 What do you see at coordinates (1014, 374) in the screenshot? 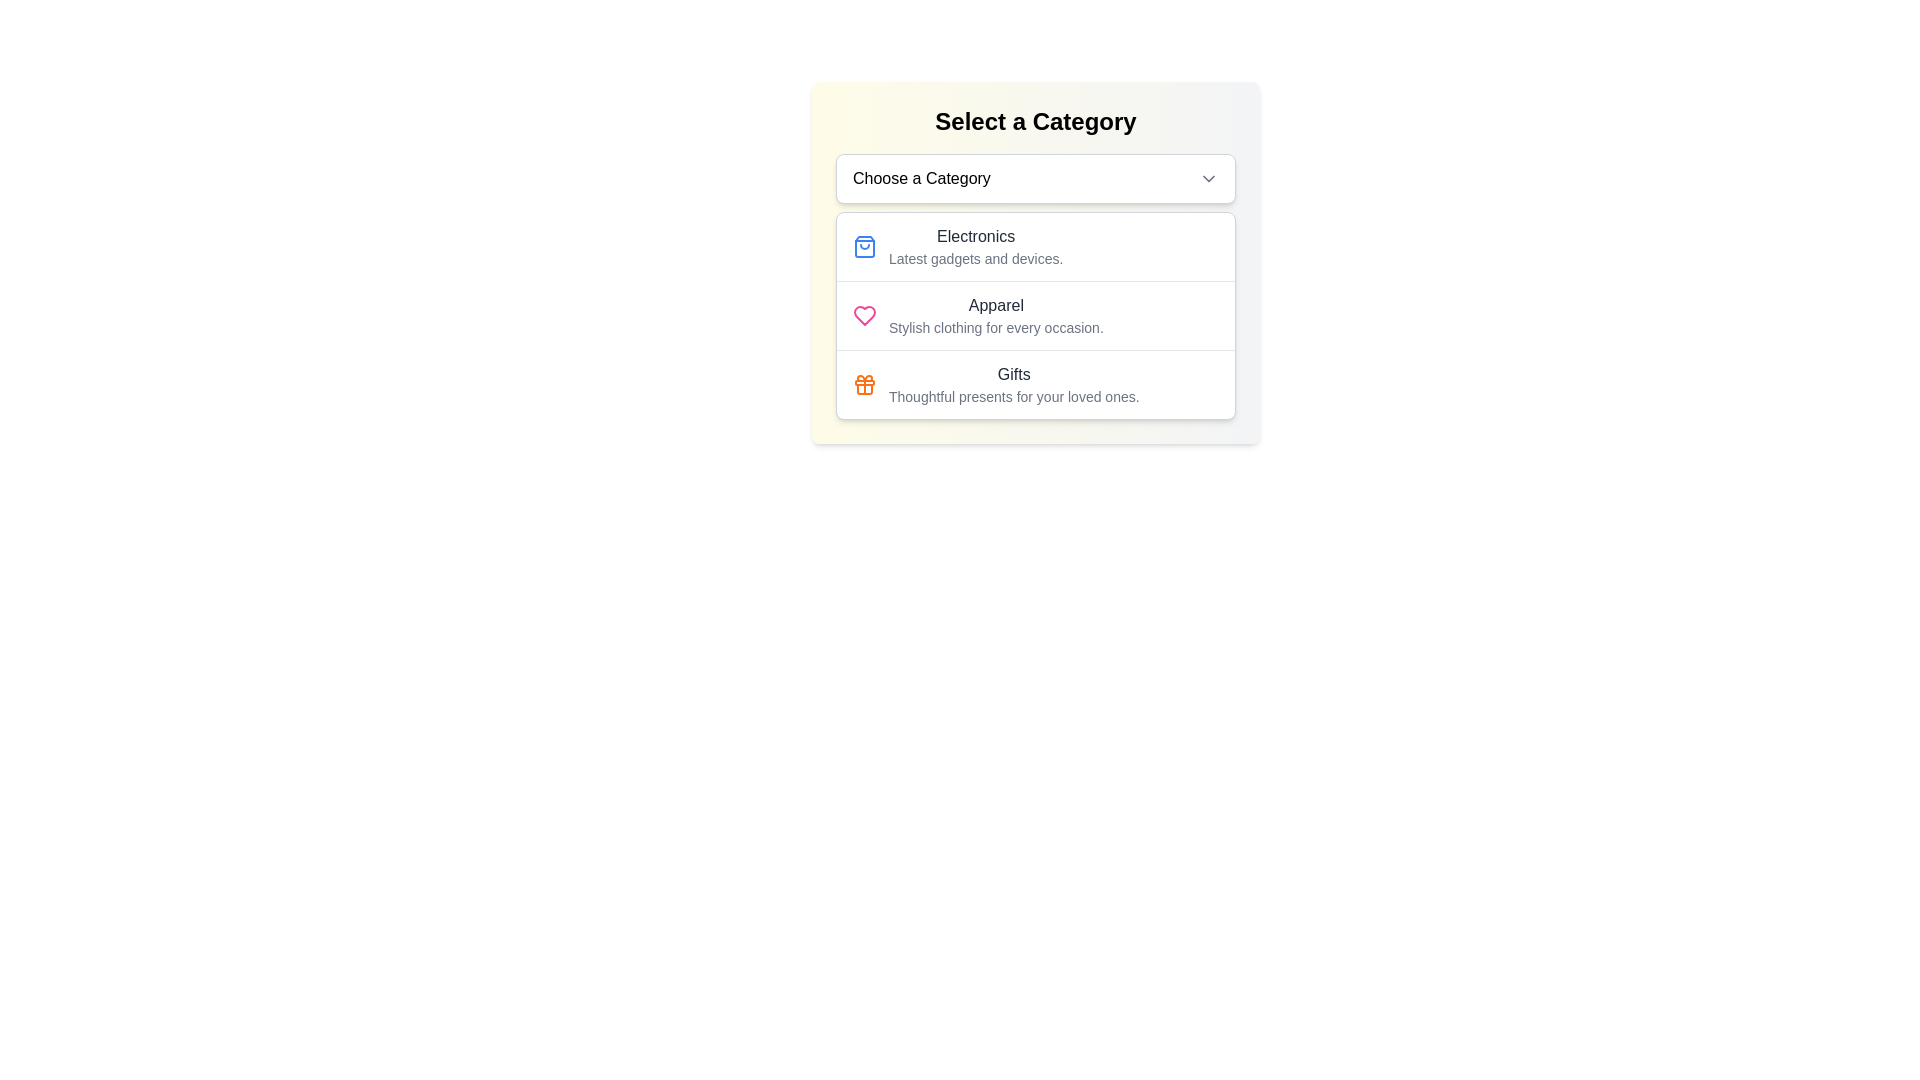
I see `the 'Gifts' text label, which is a dark gray static text element located above the descriptive text in the 'Select a Category' interface` at bounding box center [1014, 374].